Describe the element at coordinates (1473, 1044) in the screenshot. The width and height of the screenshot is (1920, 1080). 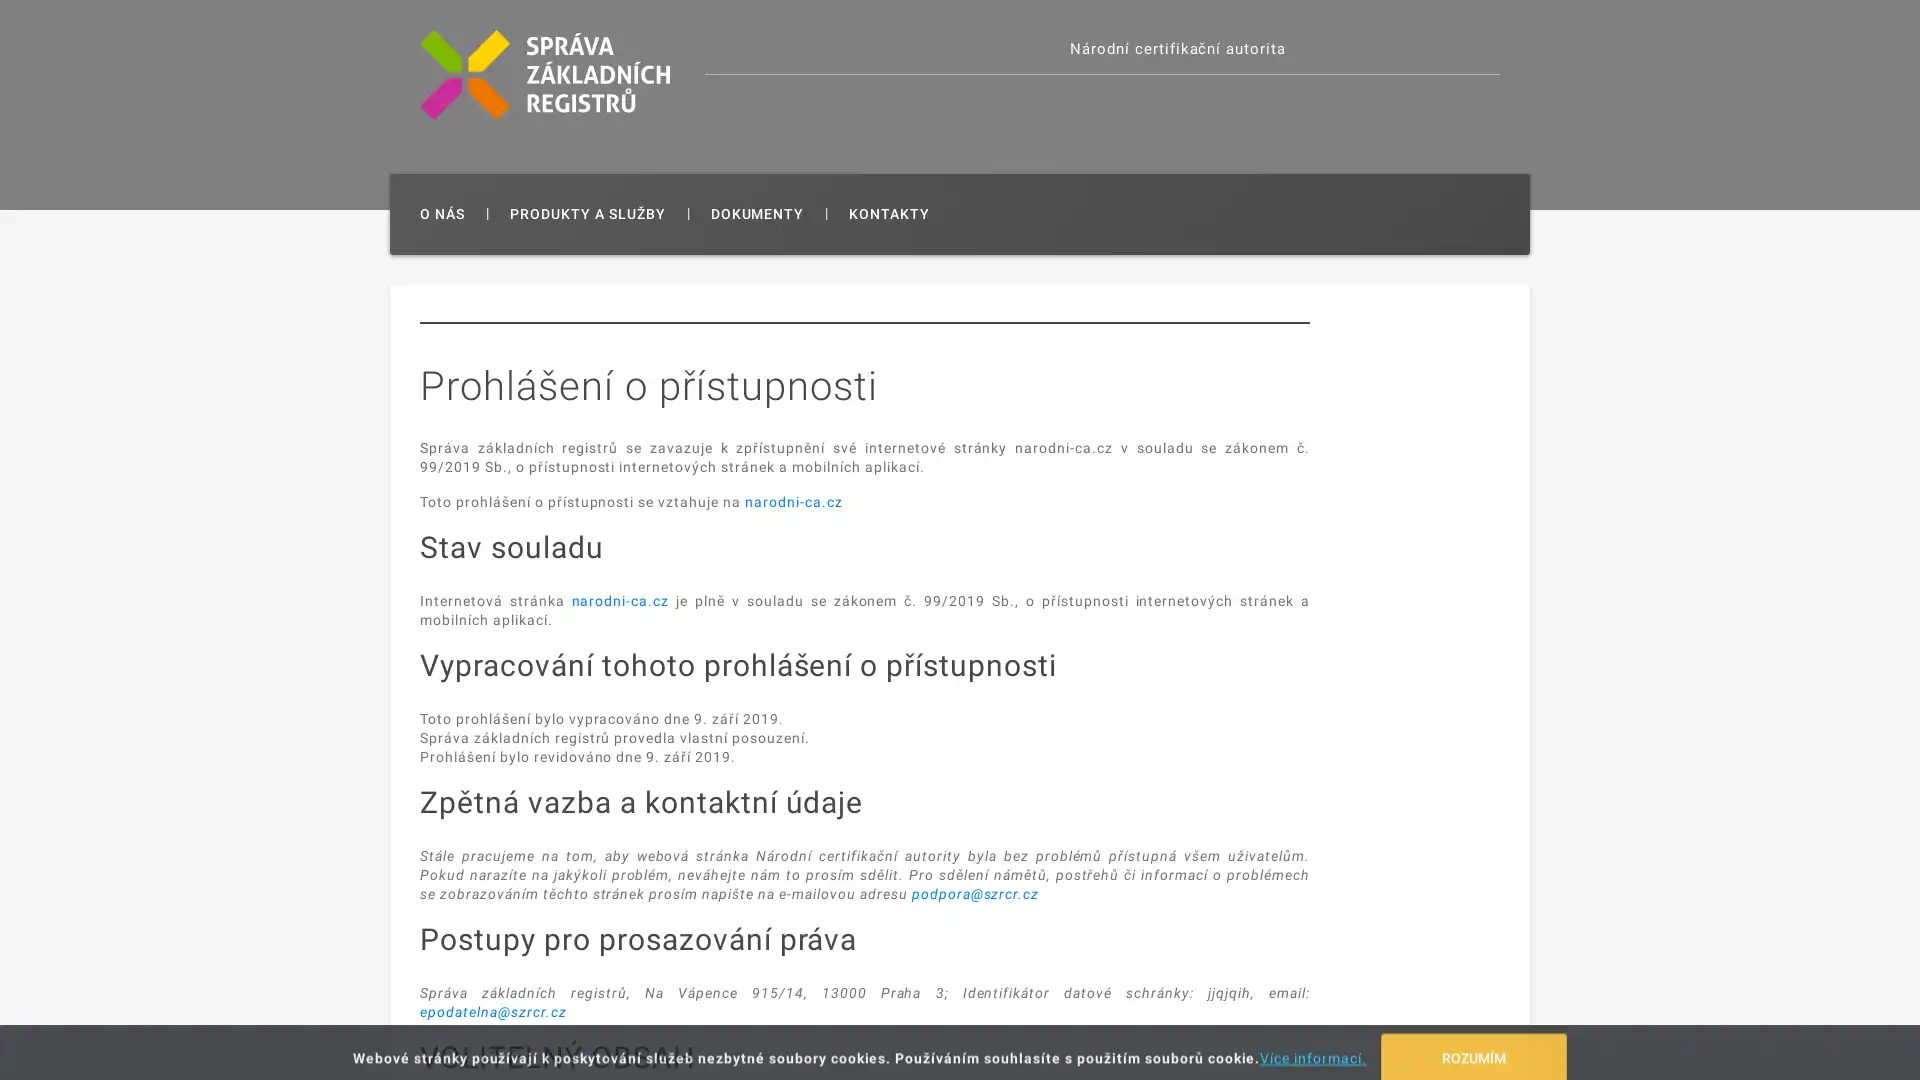
I see `ROZUMIM` at that location.